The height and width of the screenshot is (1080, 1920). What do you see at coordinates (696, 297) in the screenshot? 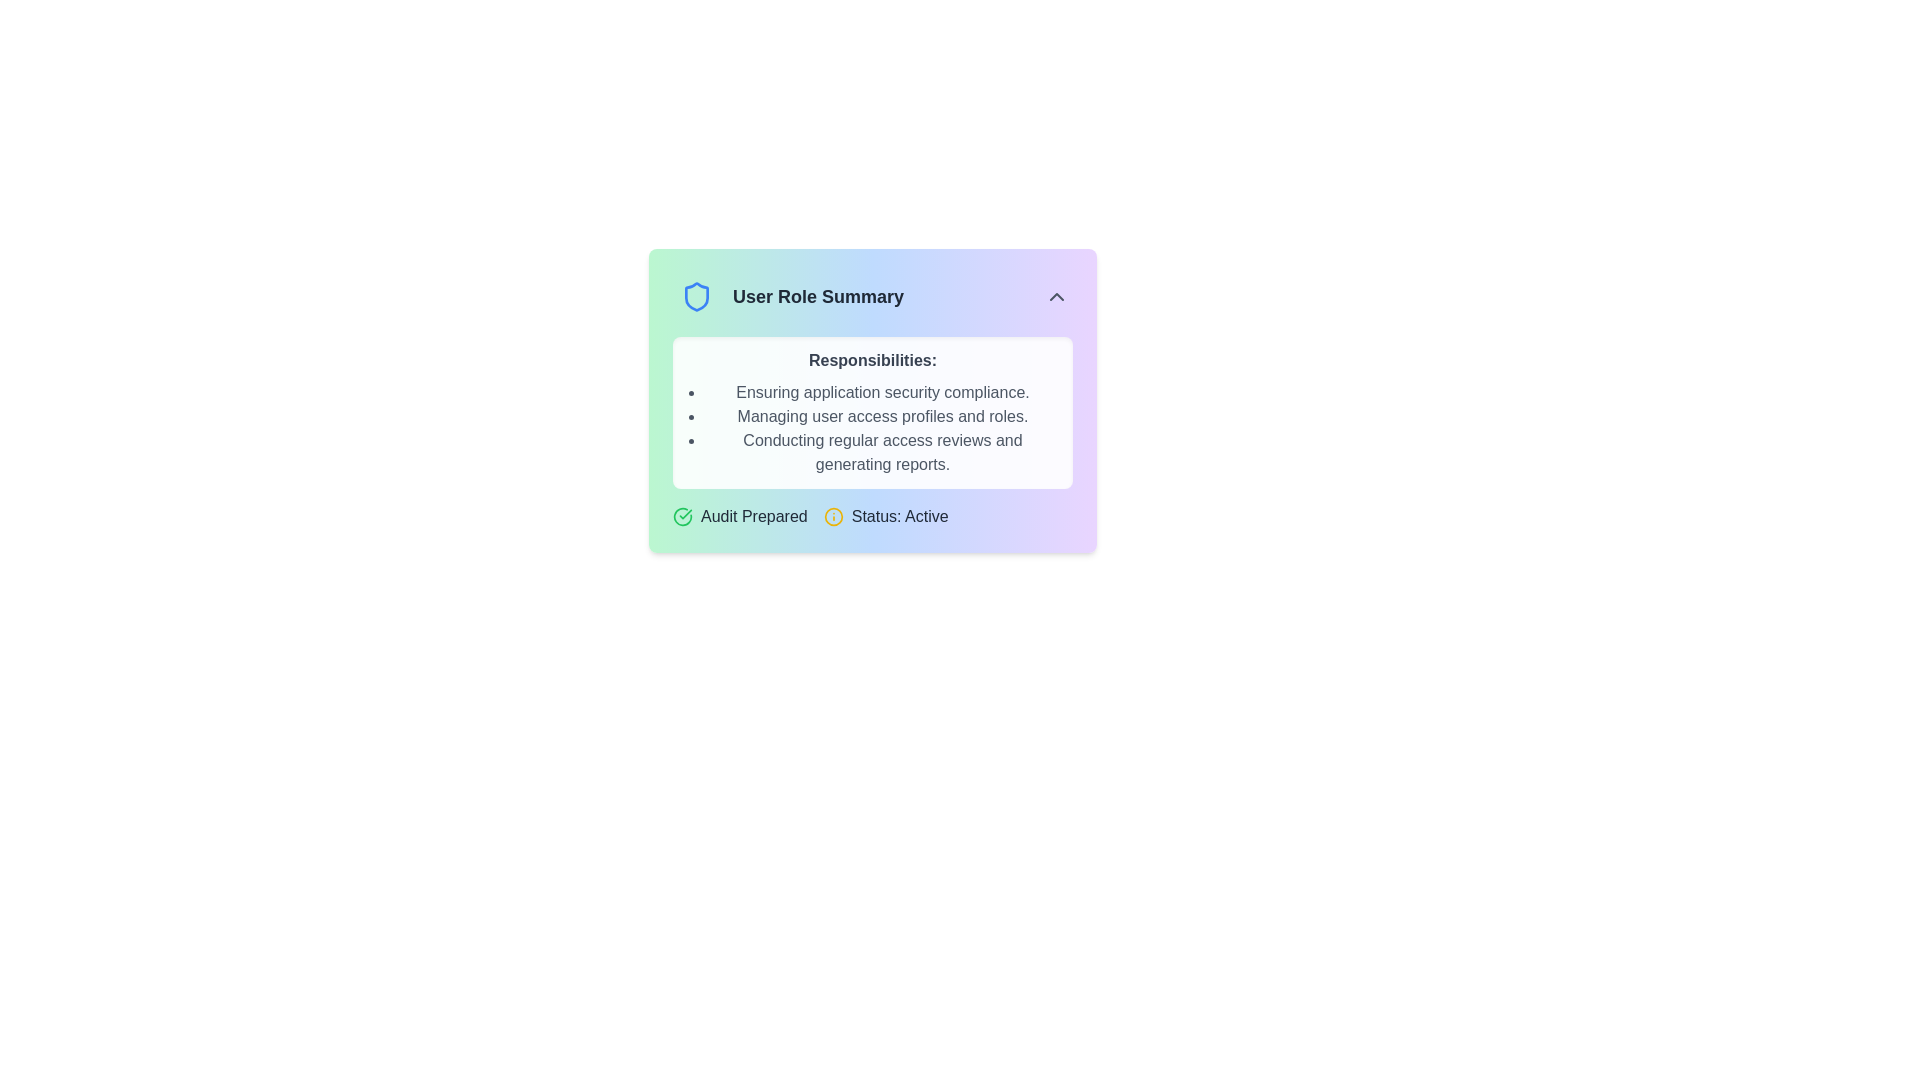
I see `the security icon located in the top-left corner of the 'User Role Summary' card, which visually represents user roles and compliance` at bounding box center [696, 297].